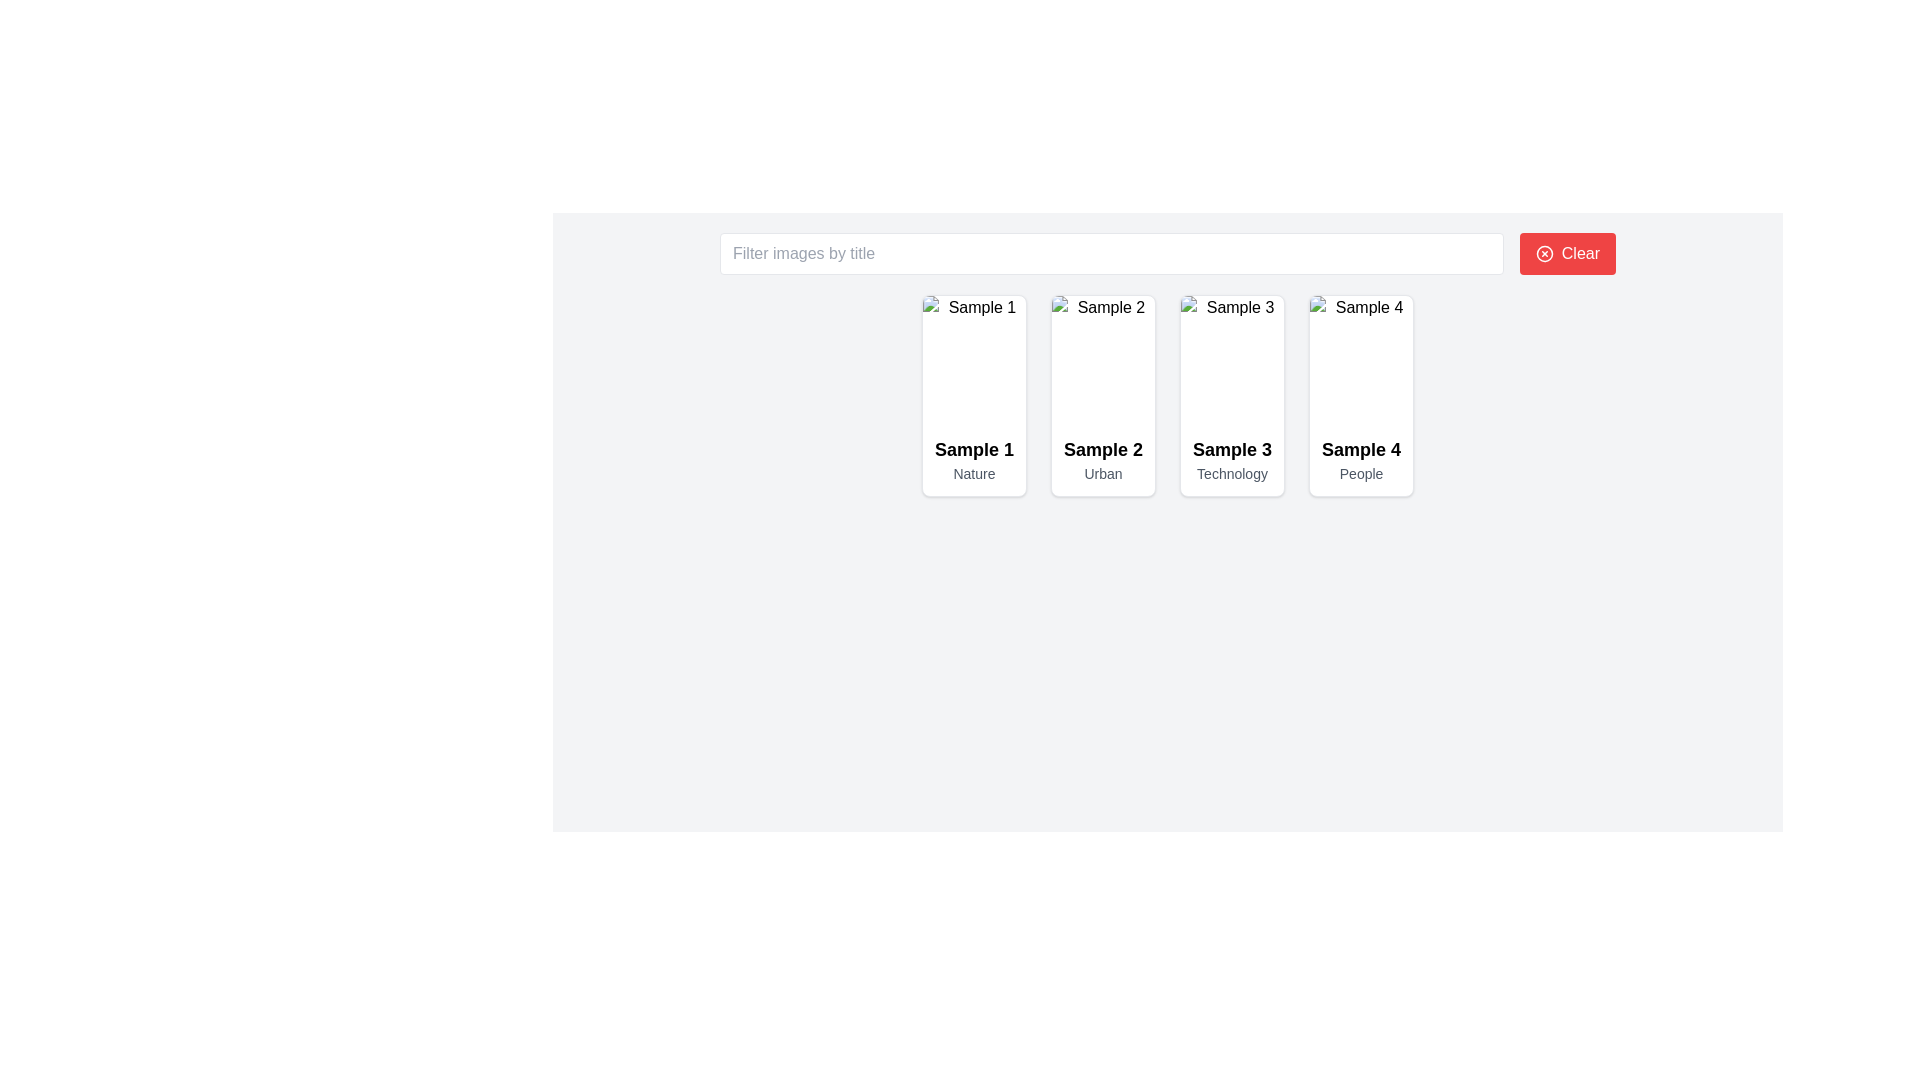 This screenshot has height=1080, width=1920. Describe the element at coordinates (1360, 358) in the screenshot. I see `the image that represents the primary focus of the fourth card titled 'Sample 4', located at the top section of the card` at that location.